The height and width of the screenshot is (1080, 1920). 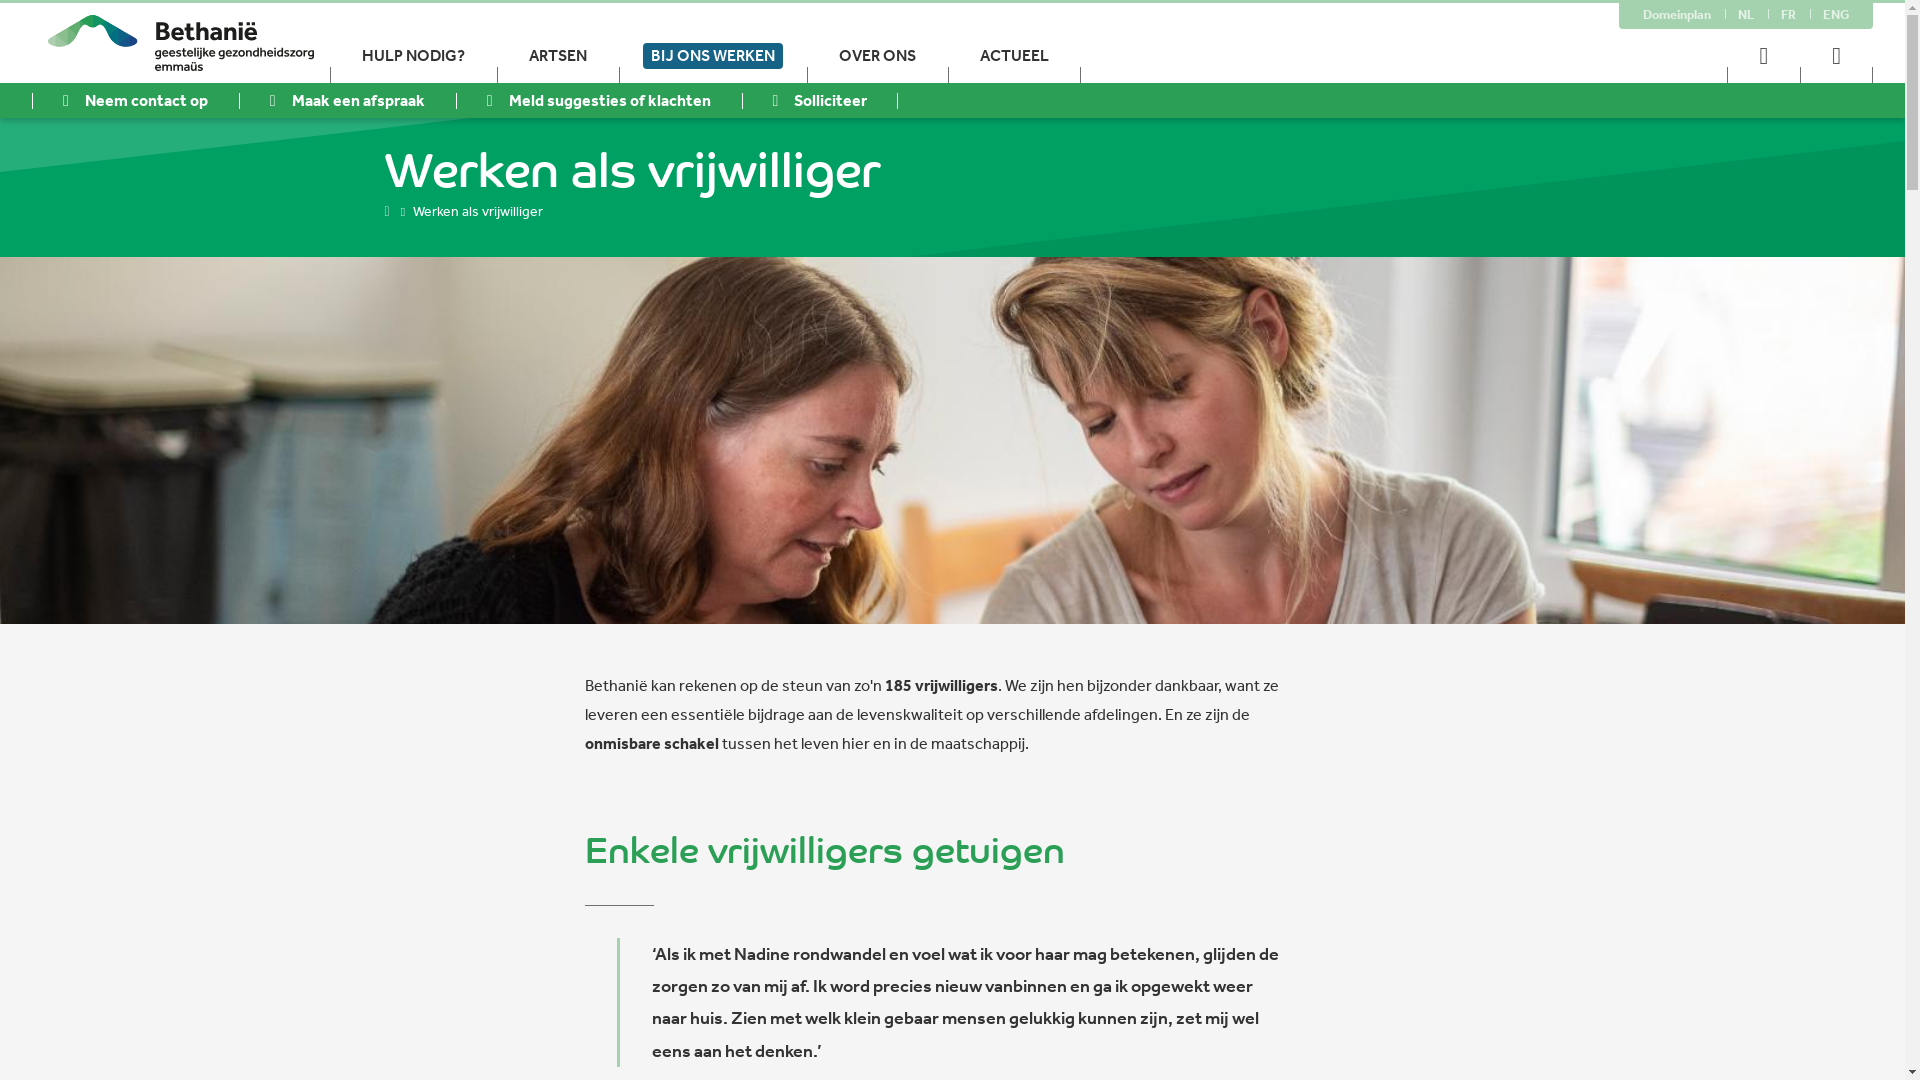 I want to click on 'NL', so click(x=1745, y=14).